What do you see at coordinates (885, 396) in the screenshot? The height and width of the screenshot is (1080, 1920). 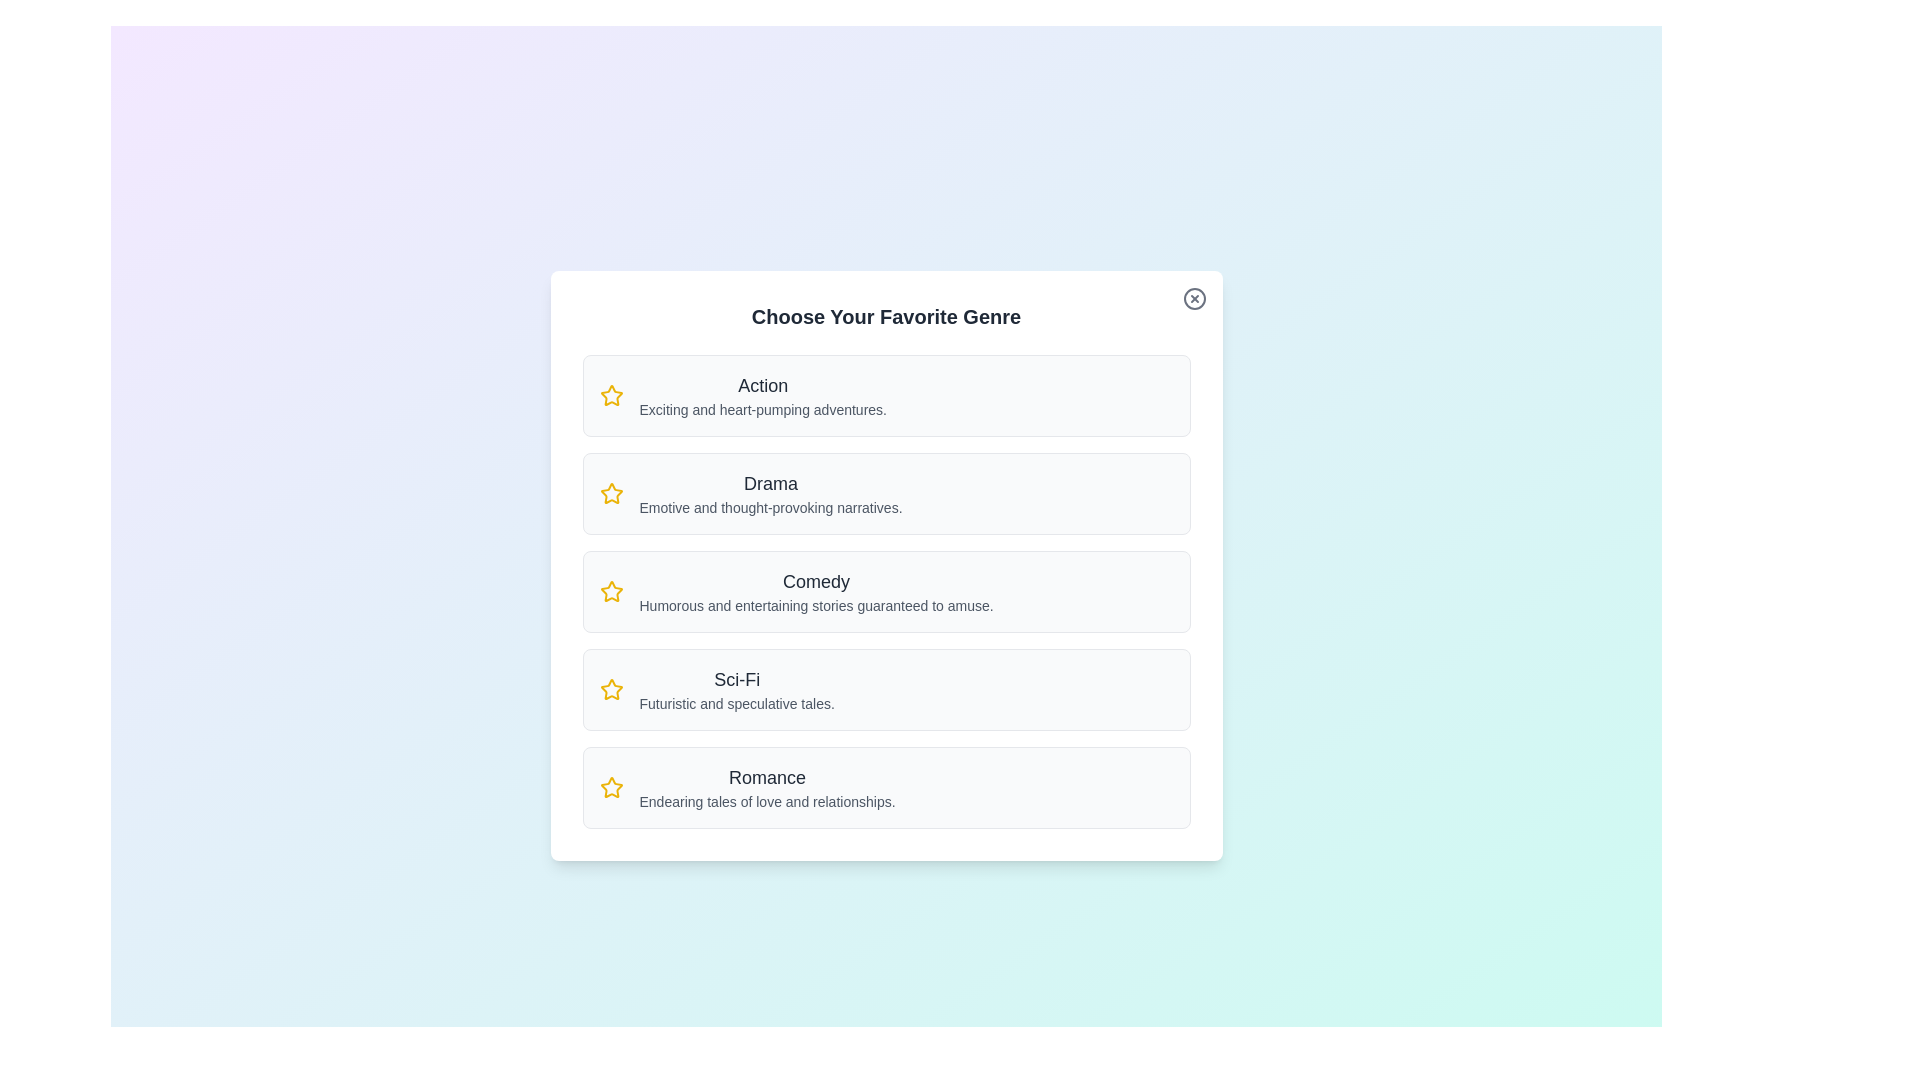 I see `the card corresponding to the genre Action` at bounding box center [885, 396].